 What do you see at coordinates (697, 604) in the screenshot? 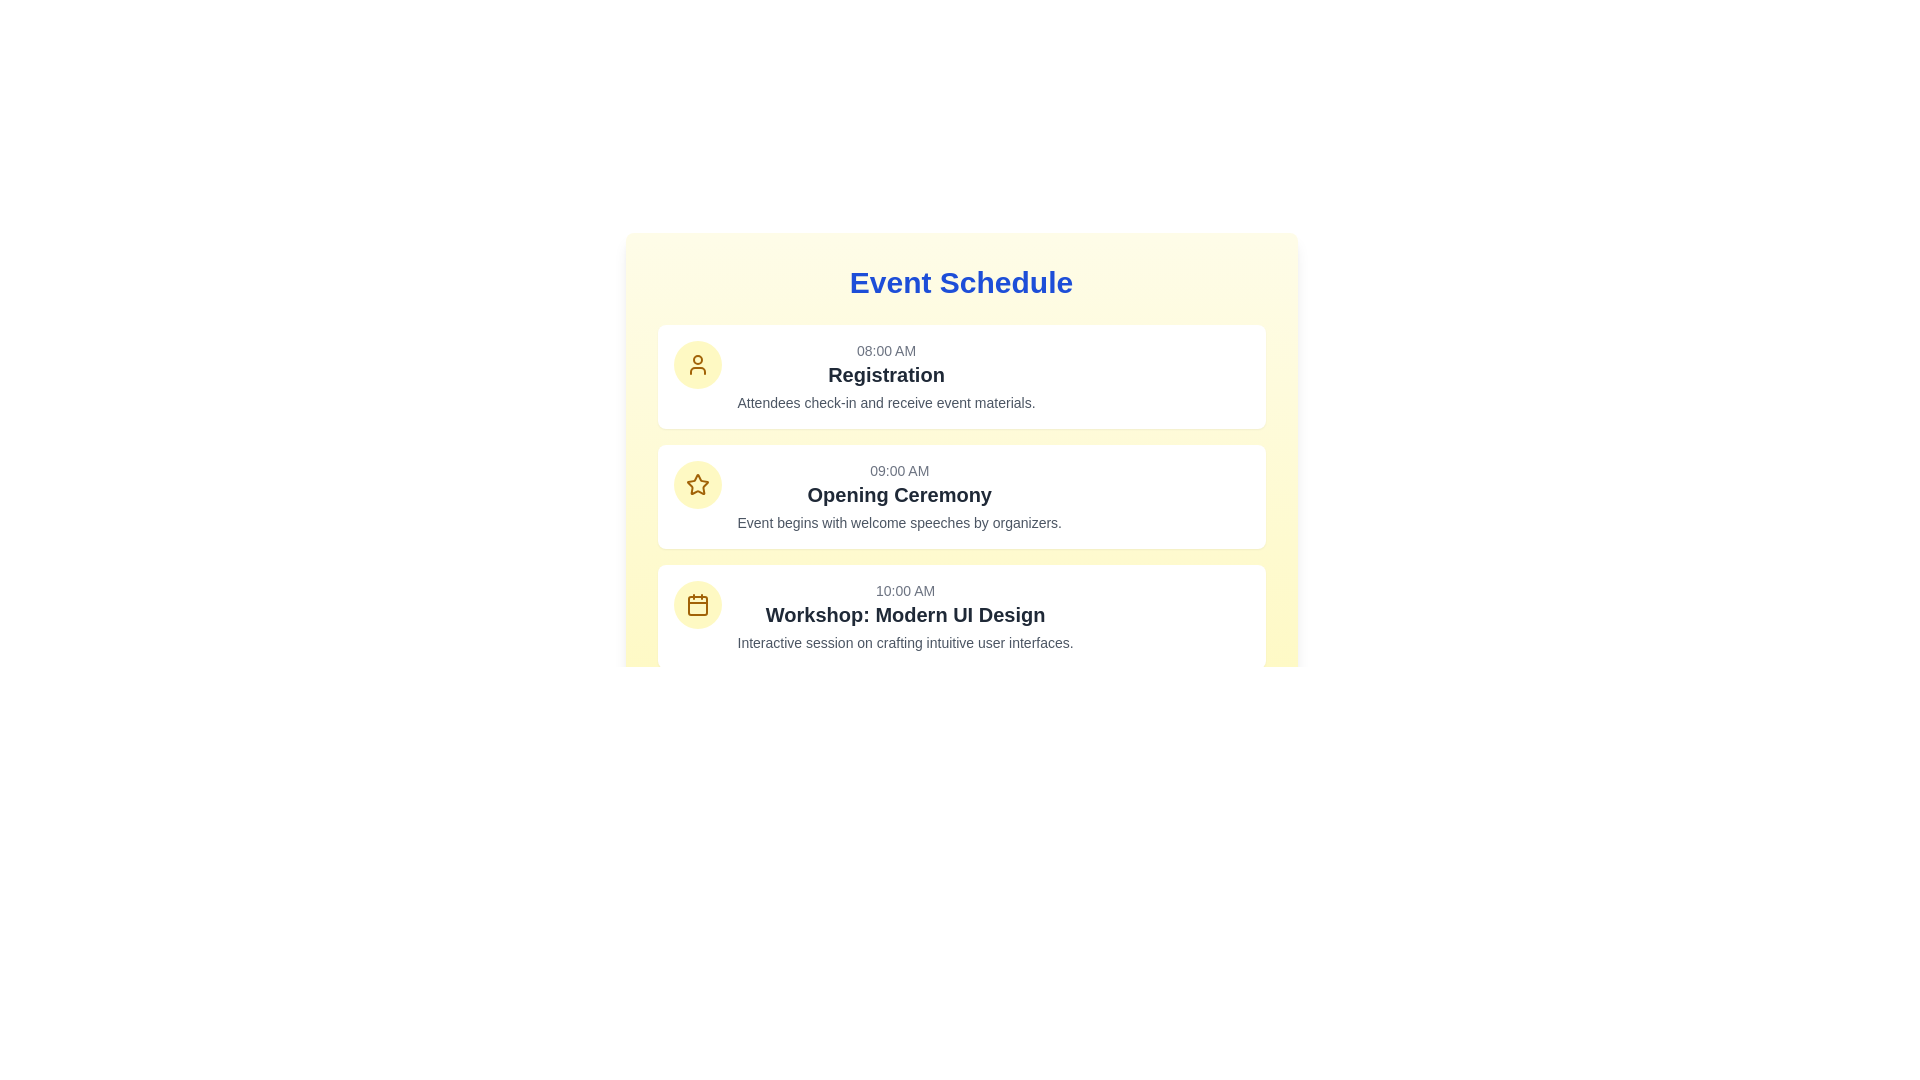
I see `the calendar icon located in the third event card, positioned to the left of the text information` at bounding box center [697, 604].